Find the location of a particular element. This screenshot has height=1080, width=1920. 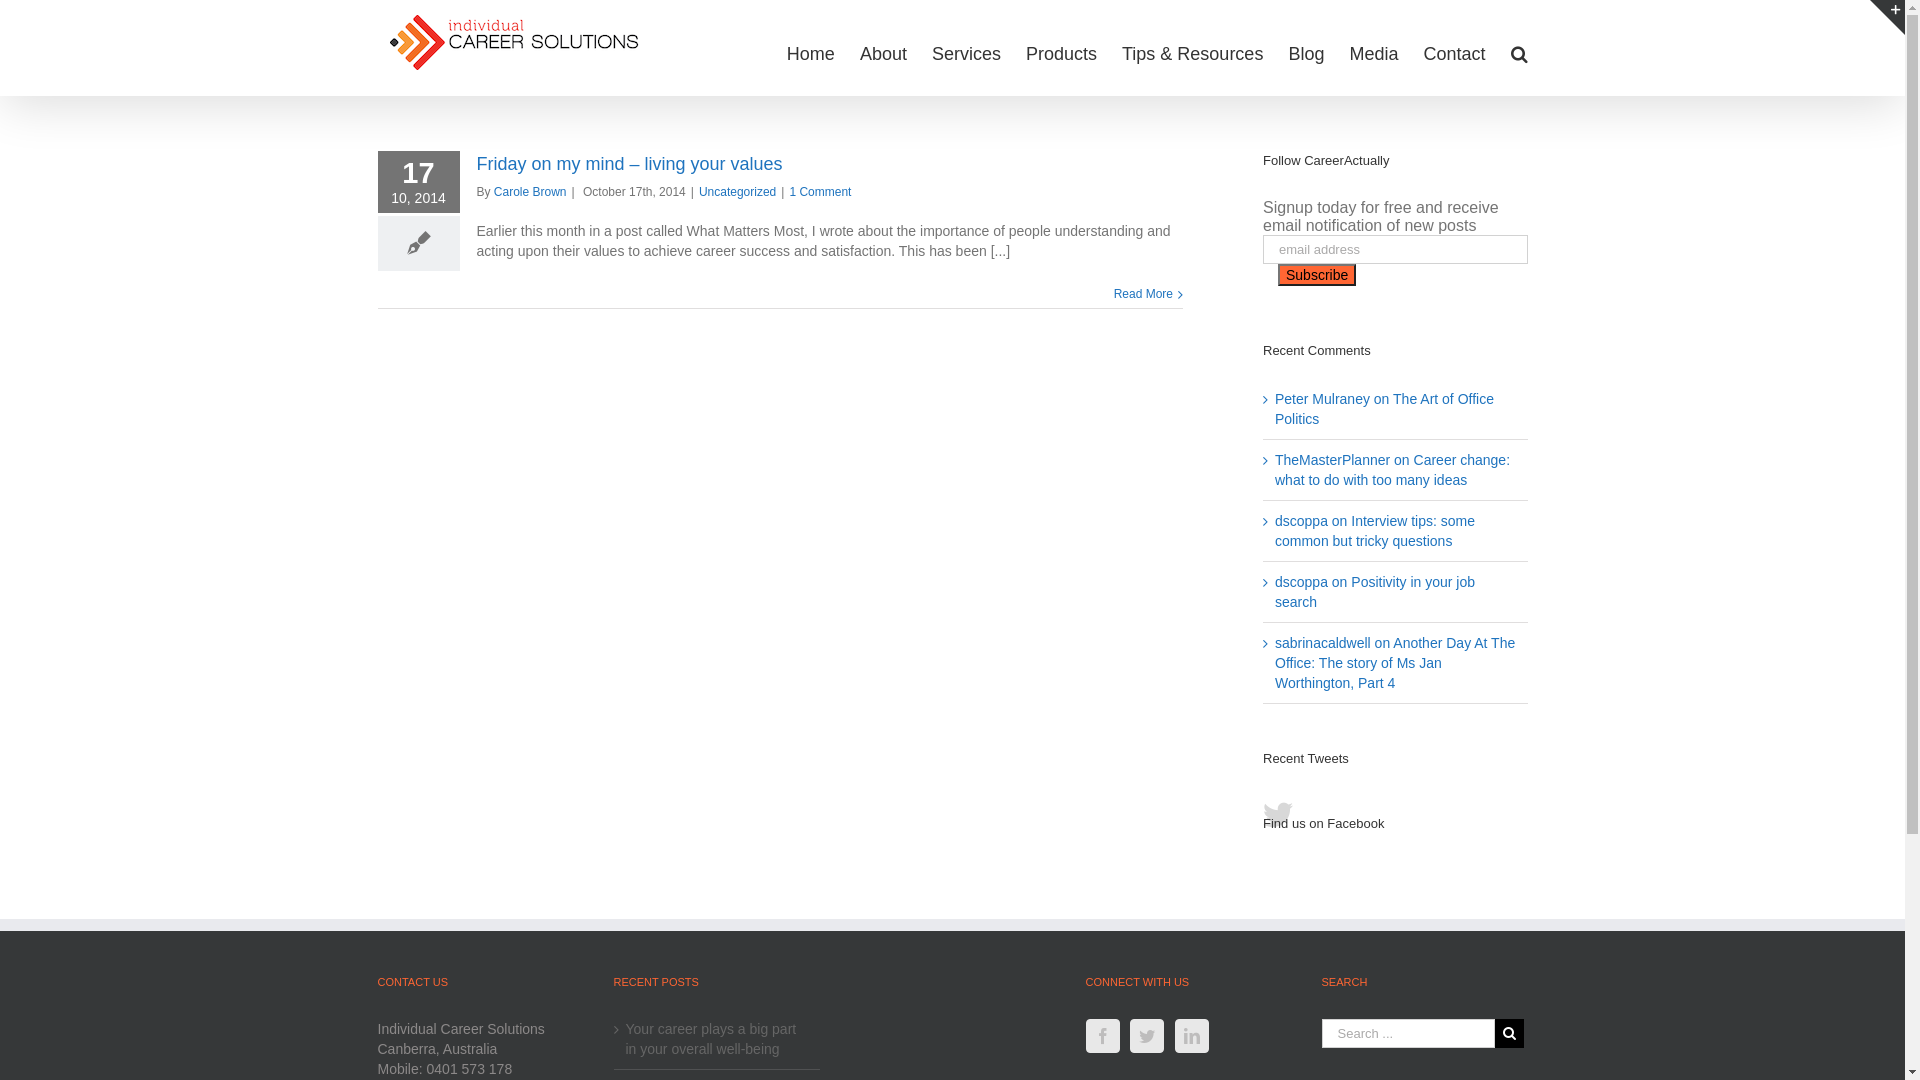

'Read More' is located at coordinates (1143, 293).